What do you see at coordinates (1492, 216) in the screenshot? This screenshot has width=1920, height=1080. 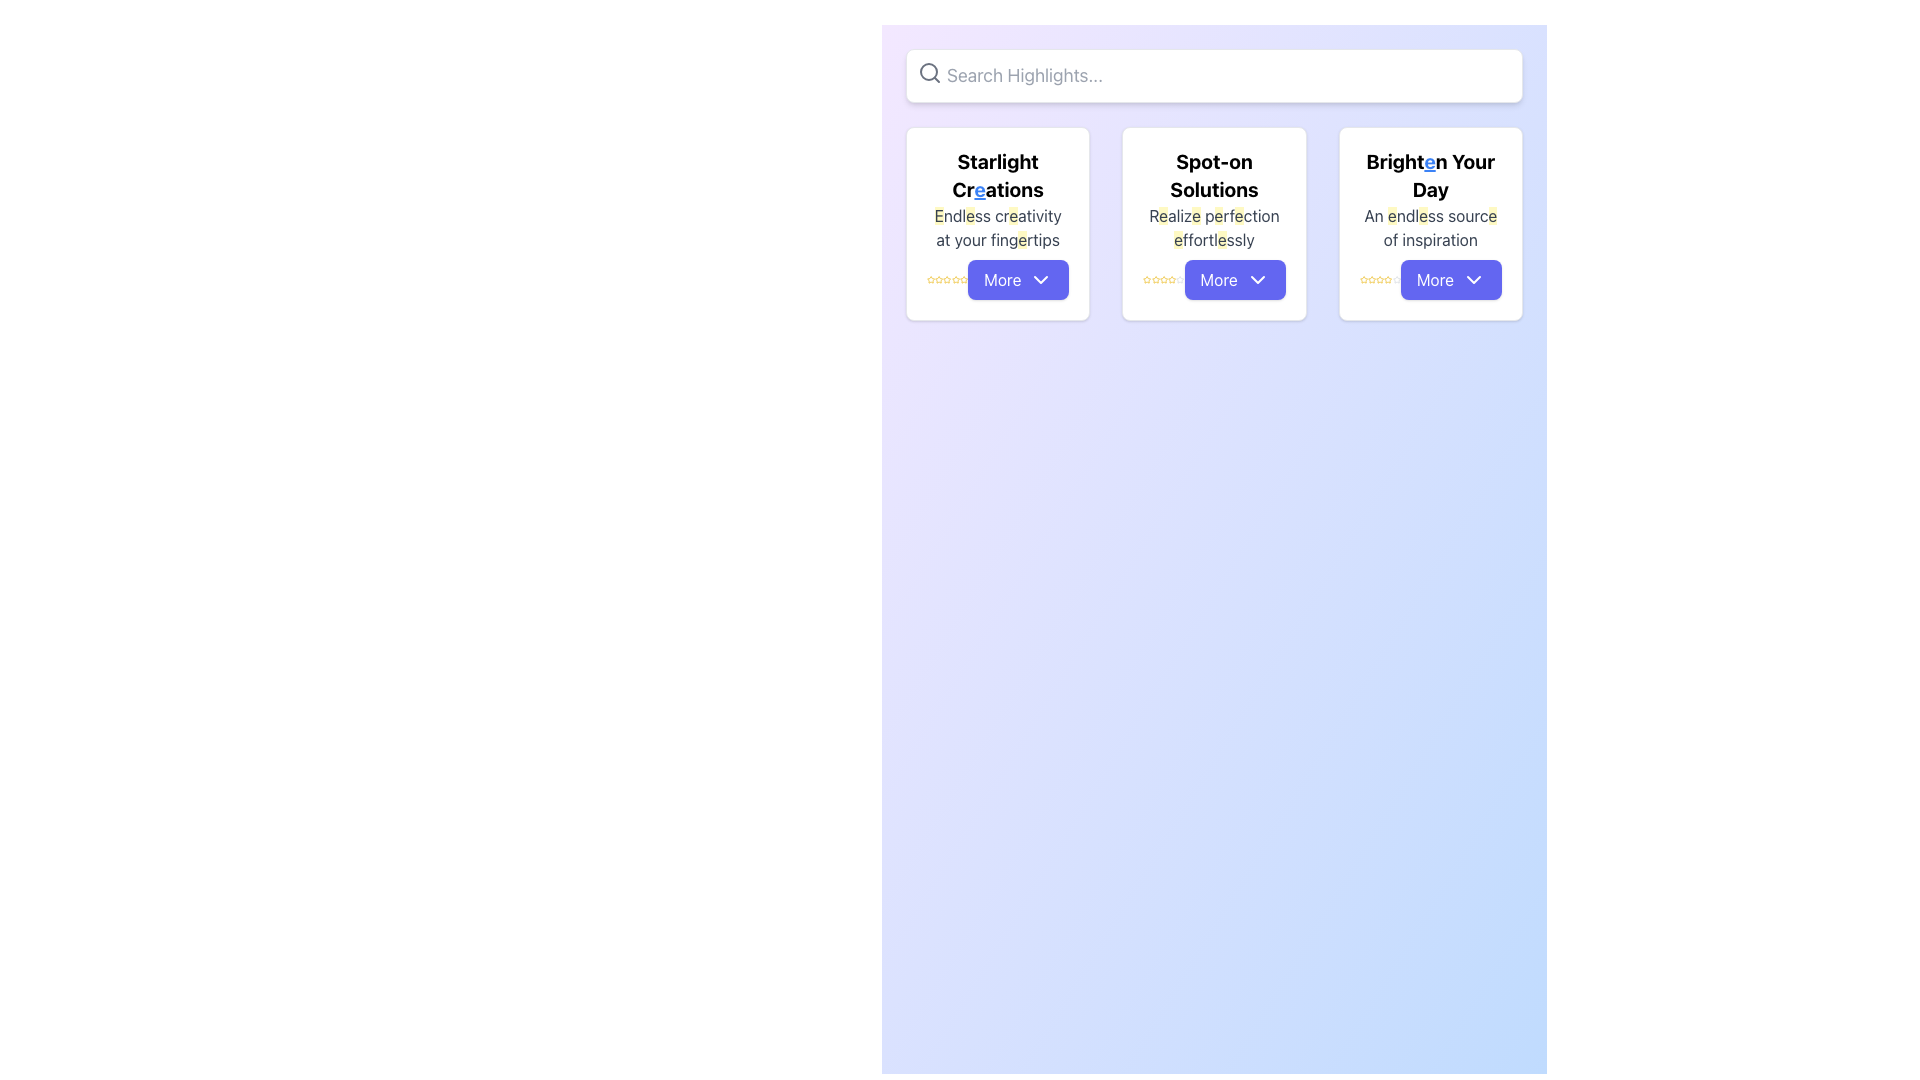 I see `the last occurrence of the letter 'e' in the phrase 'An endless source of inspiration' within the bottom text section of the 'Brighten Your Day' card` at bounding box center [1492, 216].